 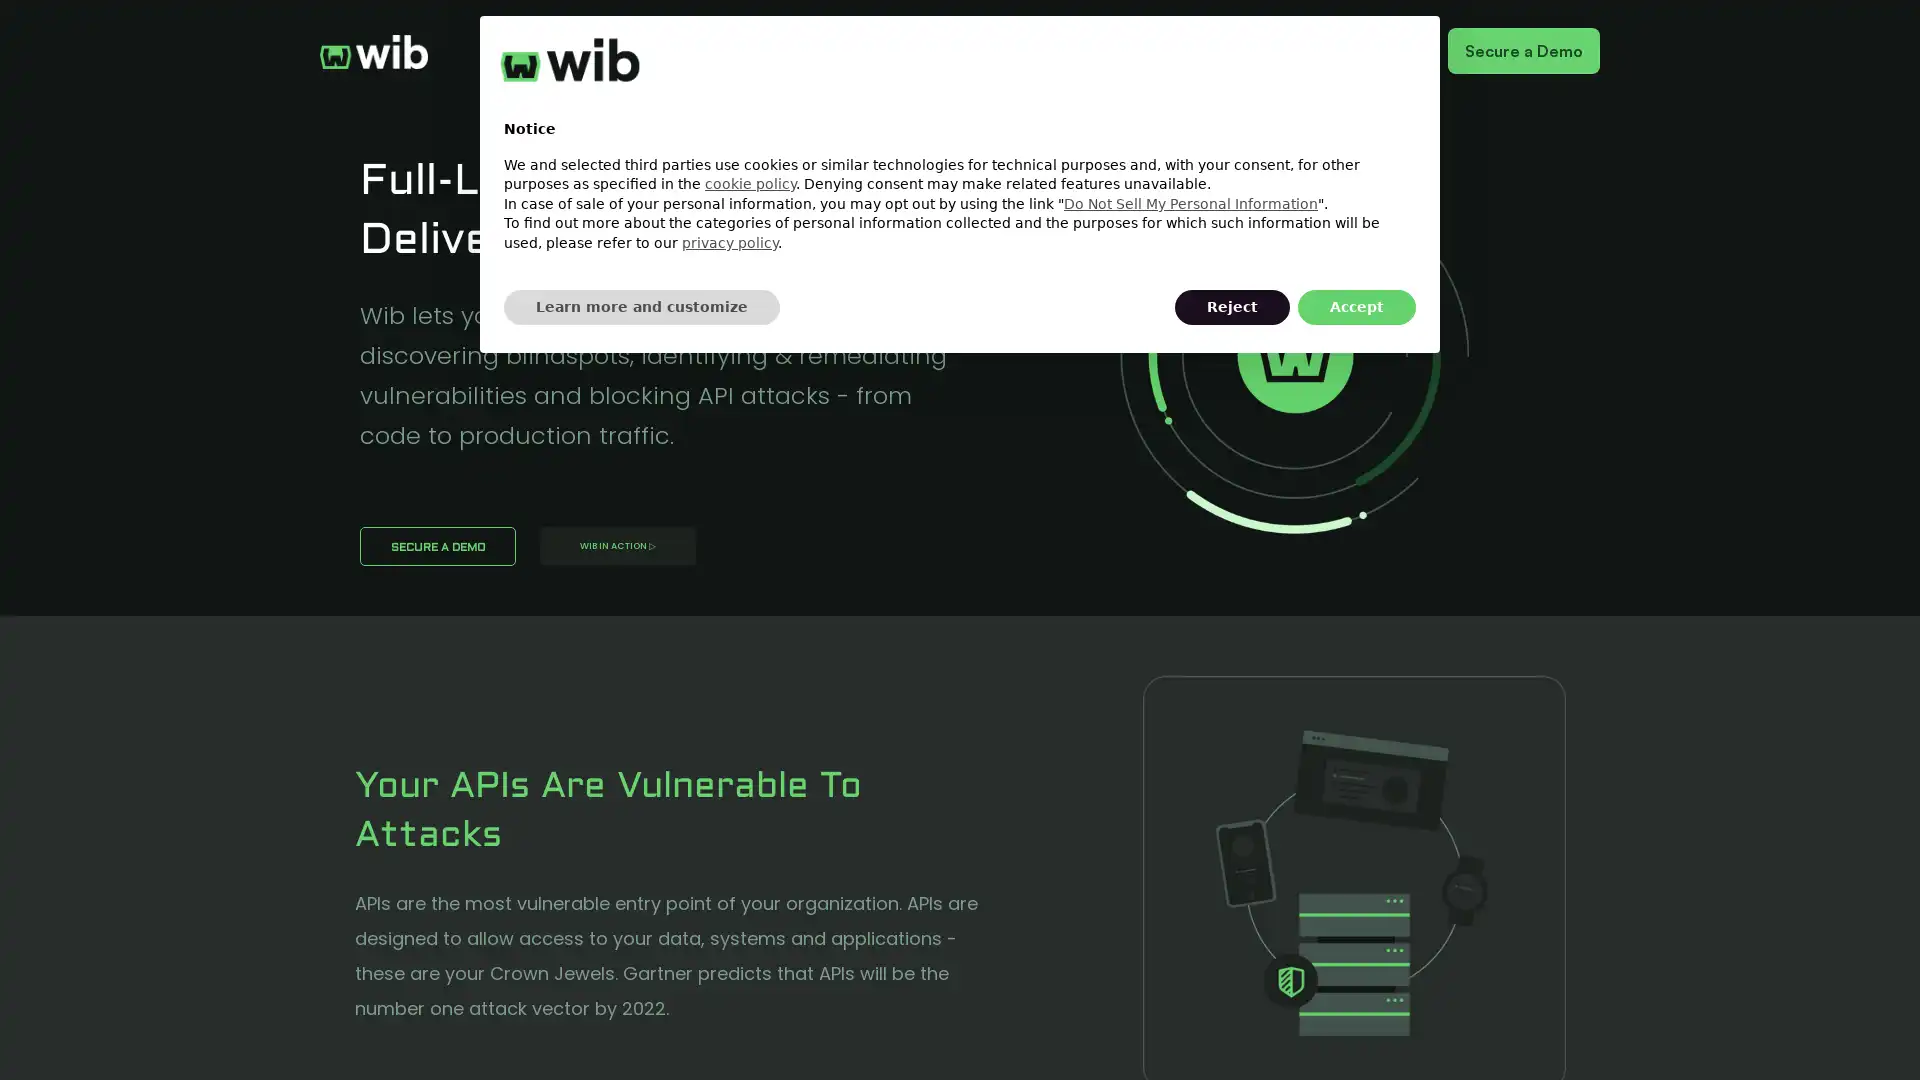 I want to click on Accept, so click(x=1357, y=307).